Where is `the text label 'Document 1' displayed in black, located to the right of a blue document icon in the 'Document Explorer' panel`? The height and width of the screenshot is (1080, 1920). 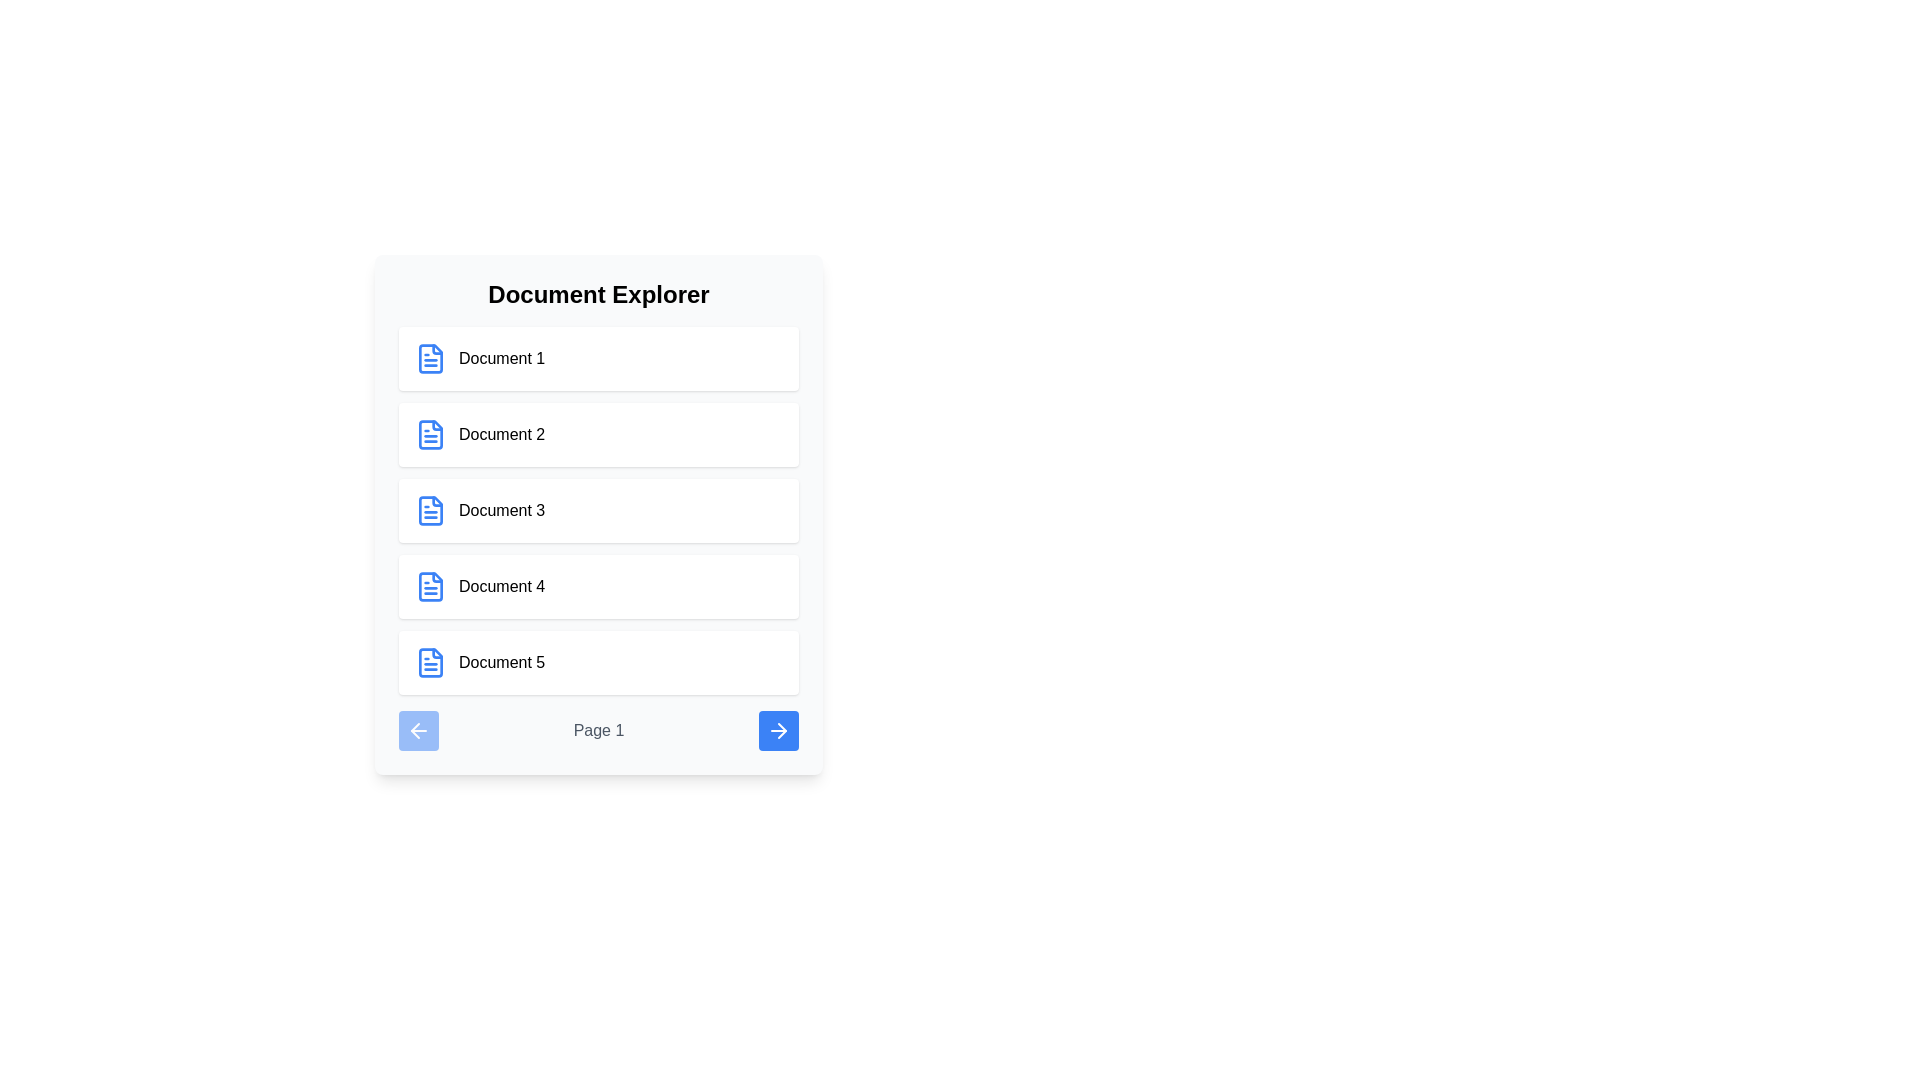 the text label 'Document 1' displayed in black, located to the right of a blue document icon in the 'Document Explorer' panel is located at coordinates (502, 357).